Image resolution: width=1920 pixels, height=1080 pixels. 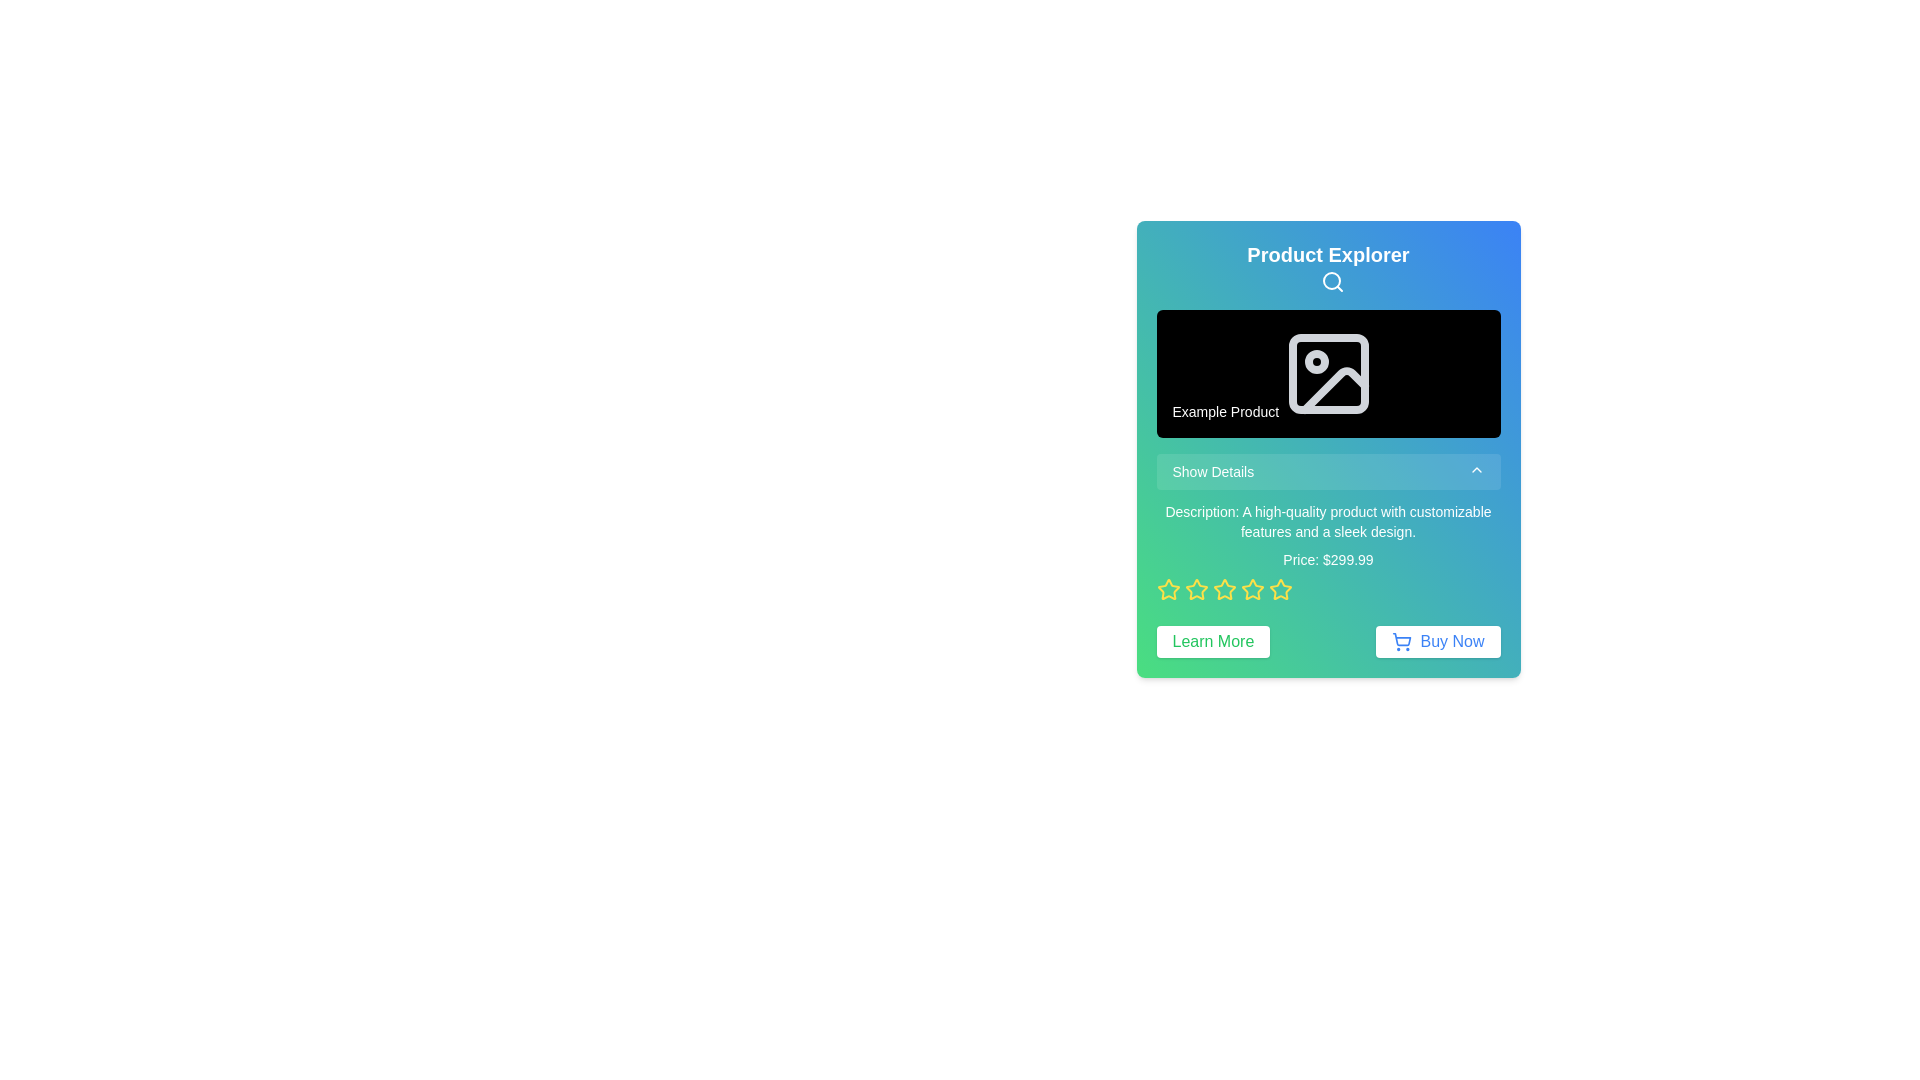 What do you see at coordinates (1328, 266) in the screenshot?
I see `the Header with a magnifying glass icon that serves as the title for the product exploration section, located centrally above the 'Example Product' image placeholder` at bounding box center [1328, 266].